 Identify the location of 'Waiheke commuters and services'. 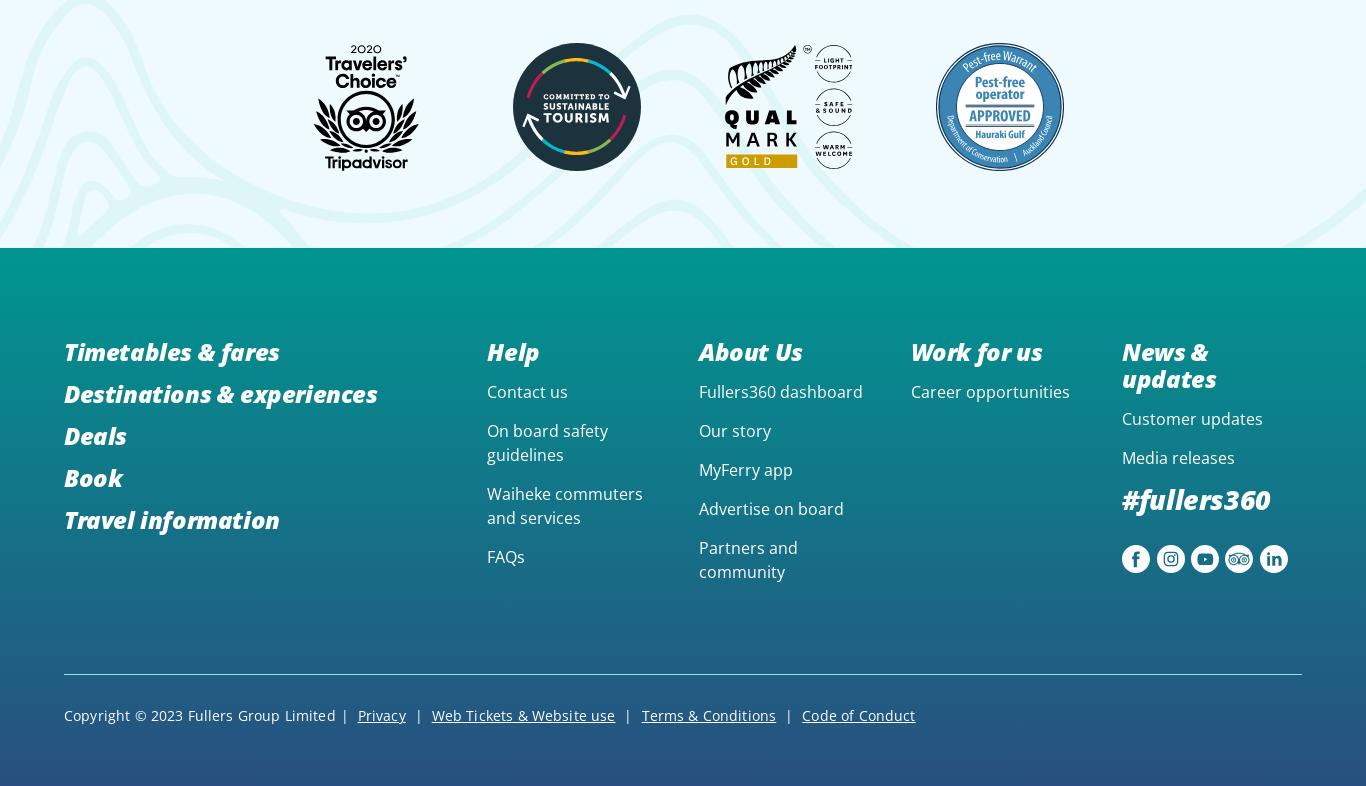
(564, 505).